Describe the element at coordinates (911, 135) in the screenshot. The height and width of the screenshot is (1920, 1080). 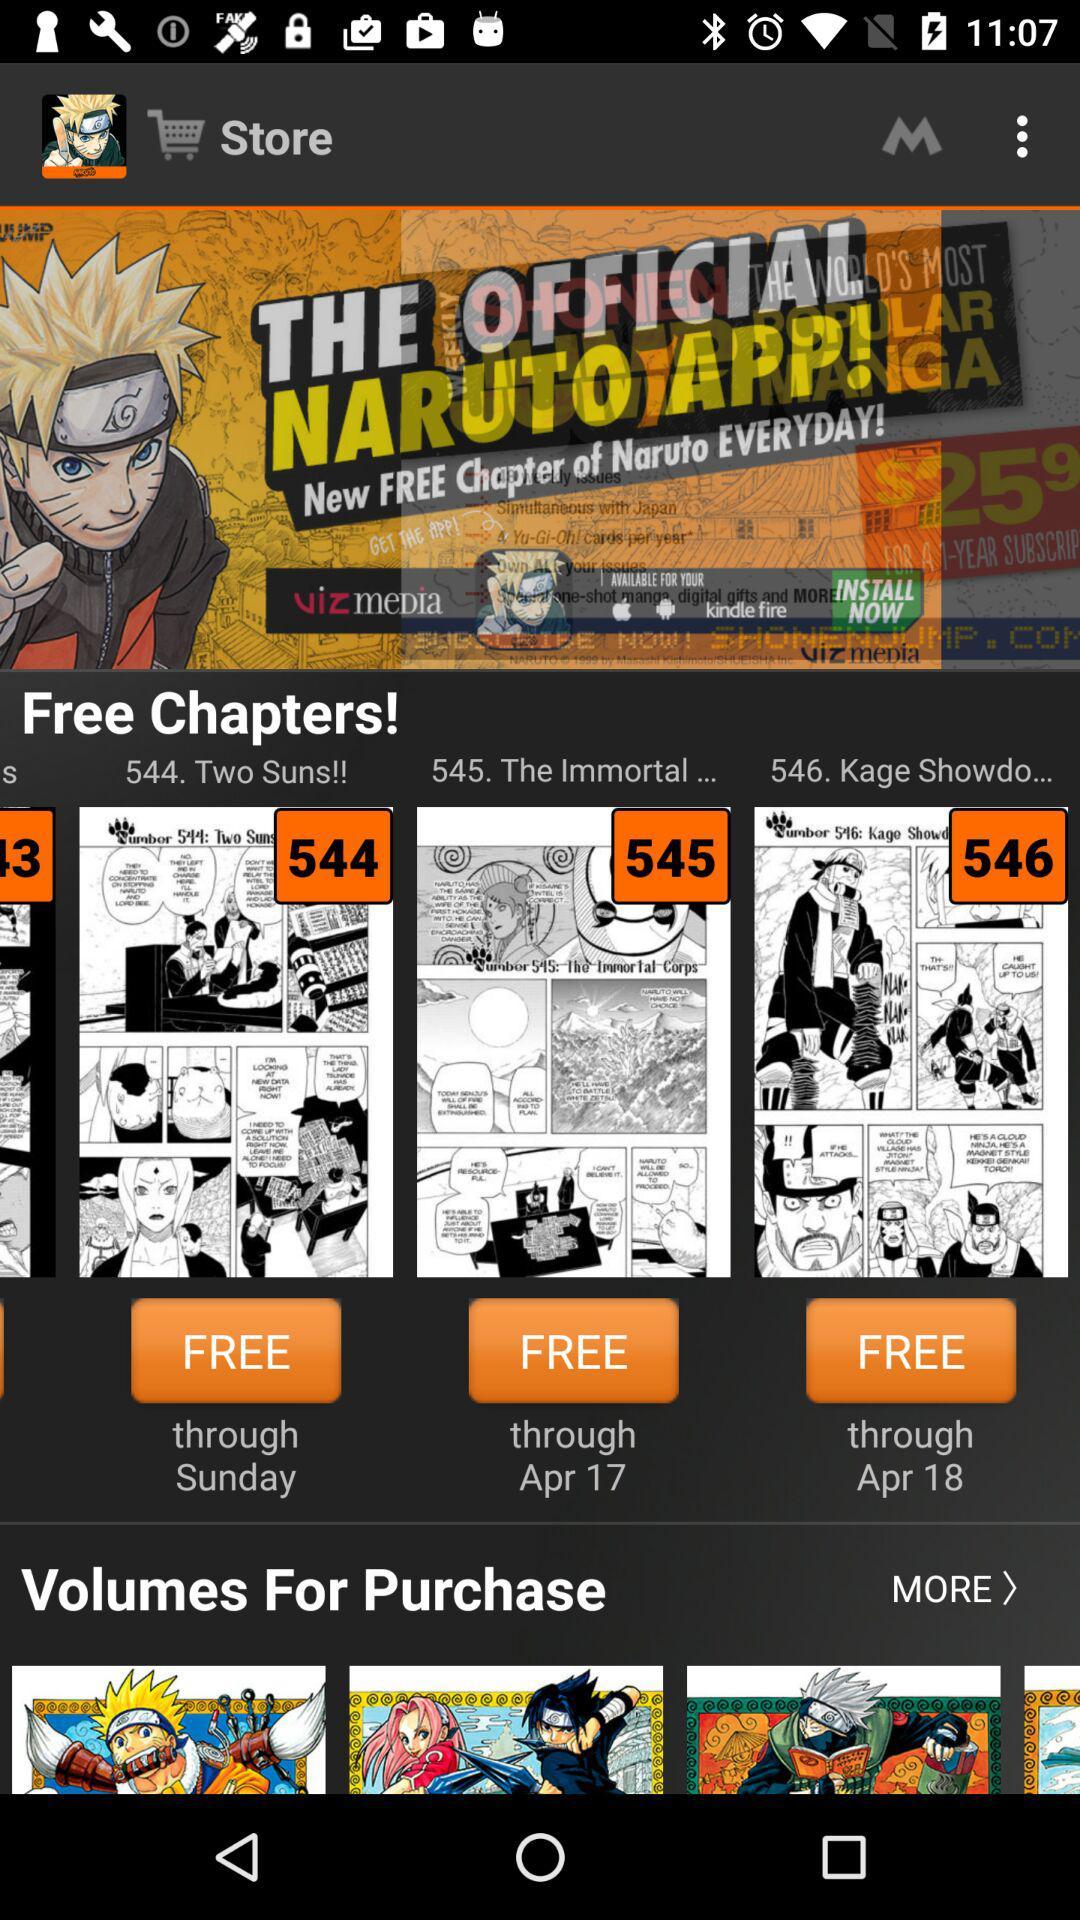
I see `icon next to  store icon` at that location.